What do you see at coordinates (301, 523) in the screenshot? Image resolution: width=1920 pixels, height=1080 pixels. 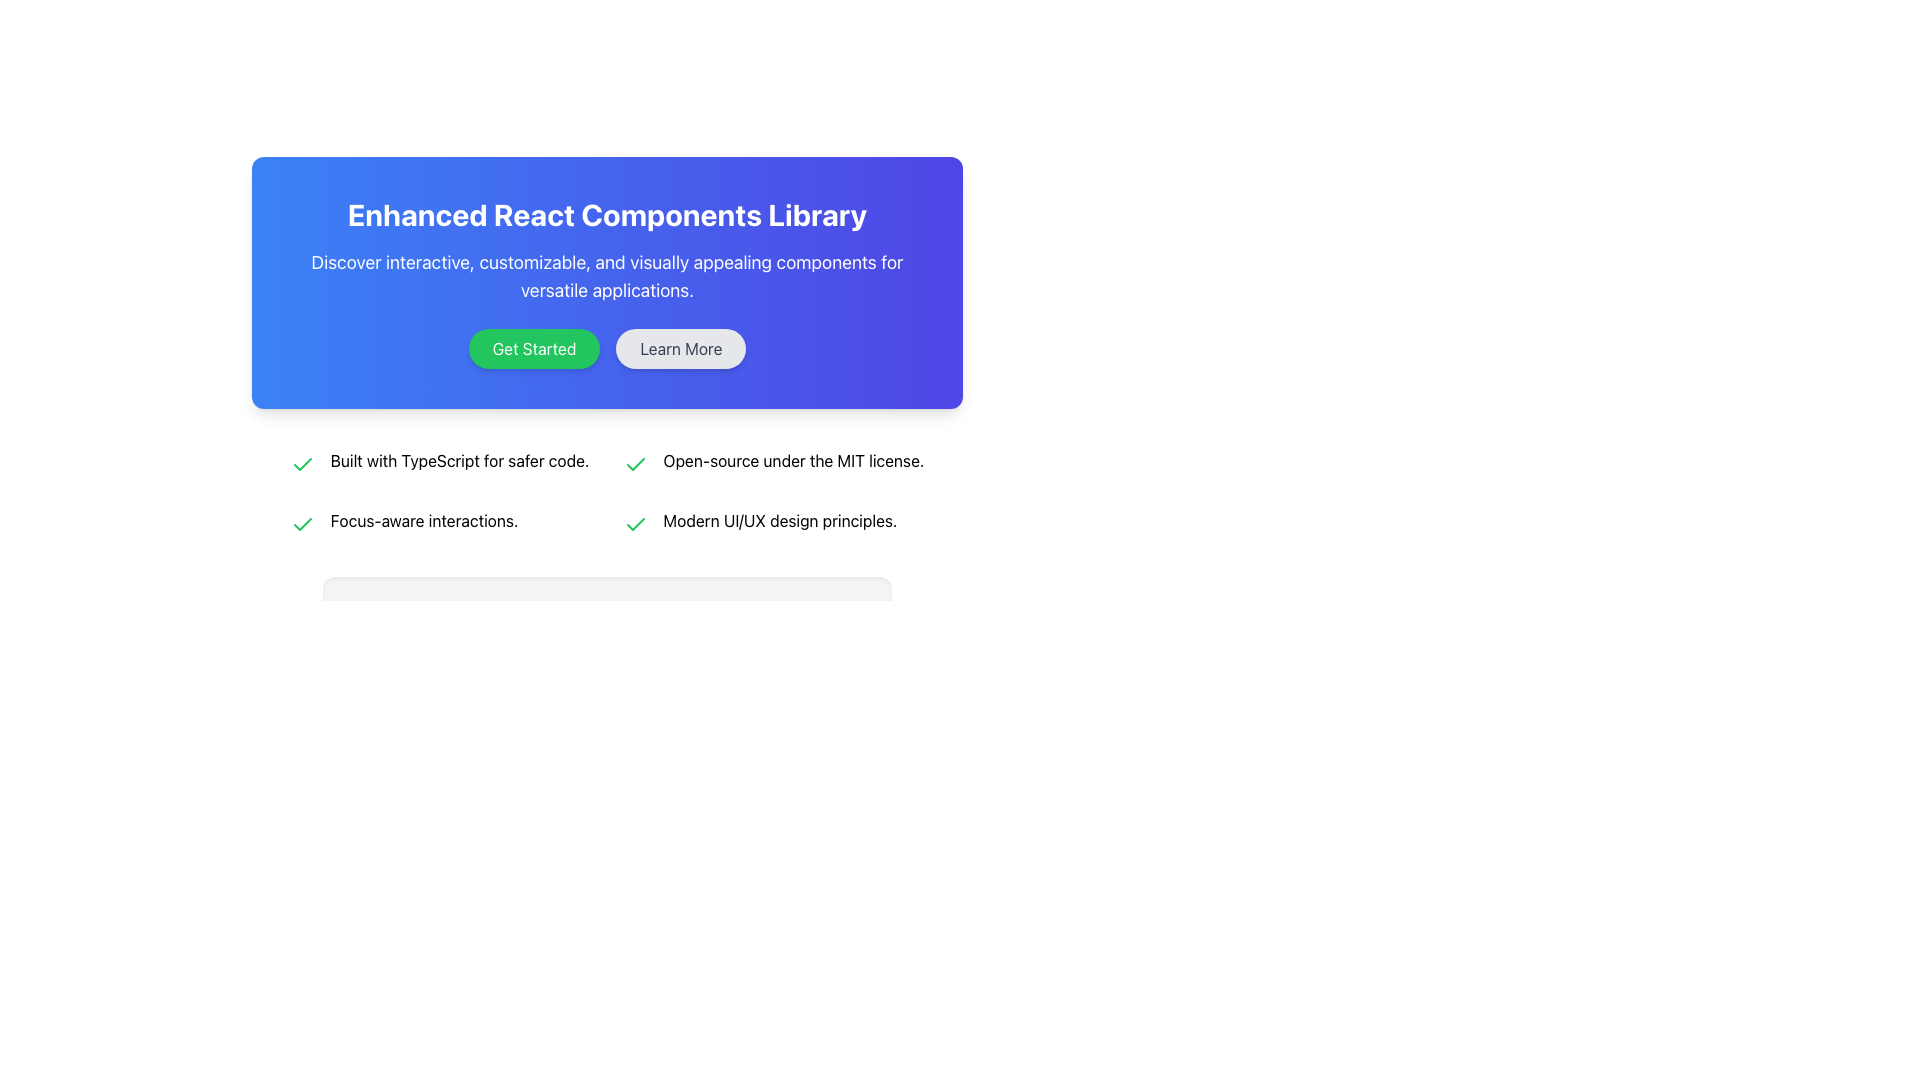 I see `the green checkmark icon located to the left of the text 'Focus-aware interactions' in the grid layout` at bounding box center [301, 523].